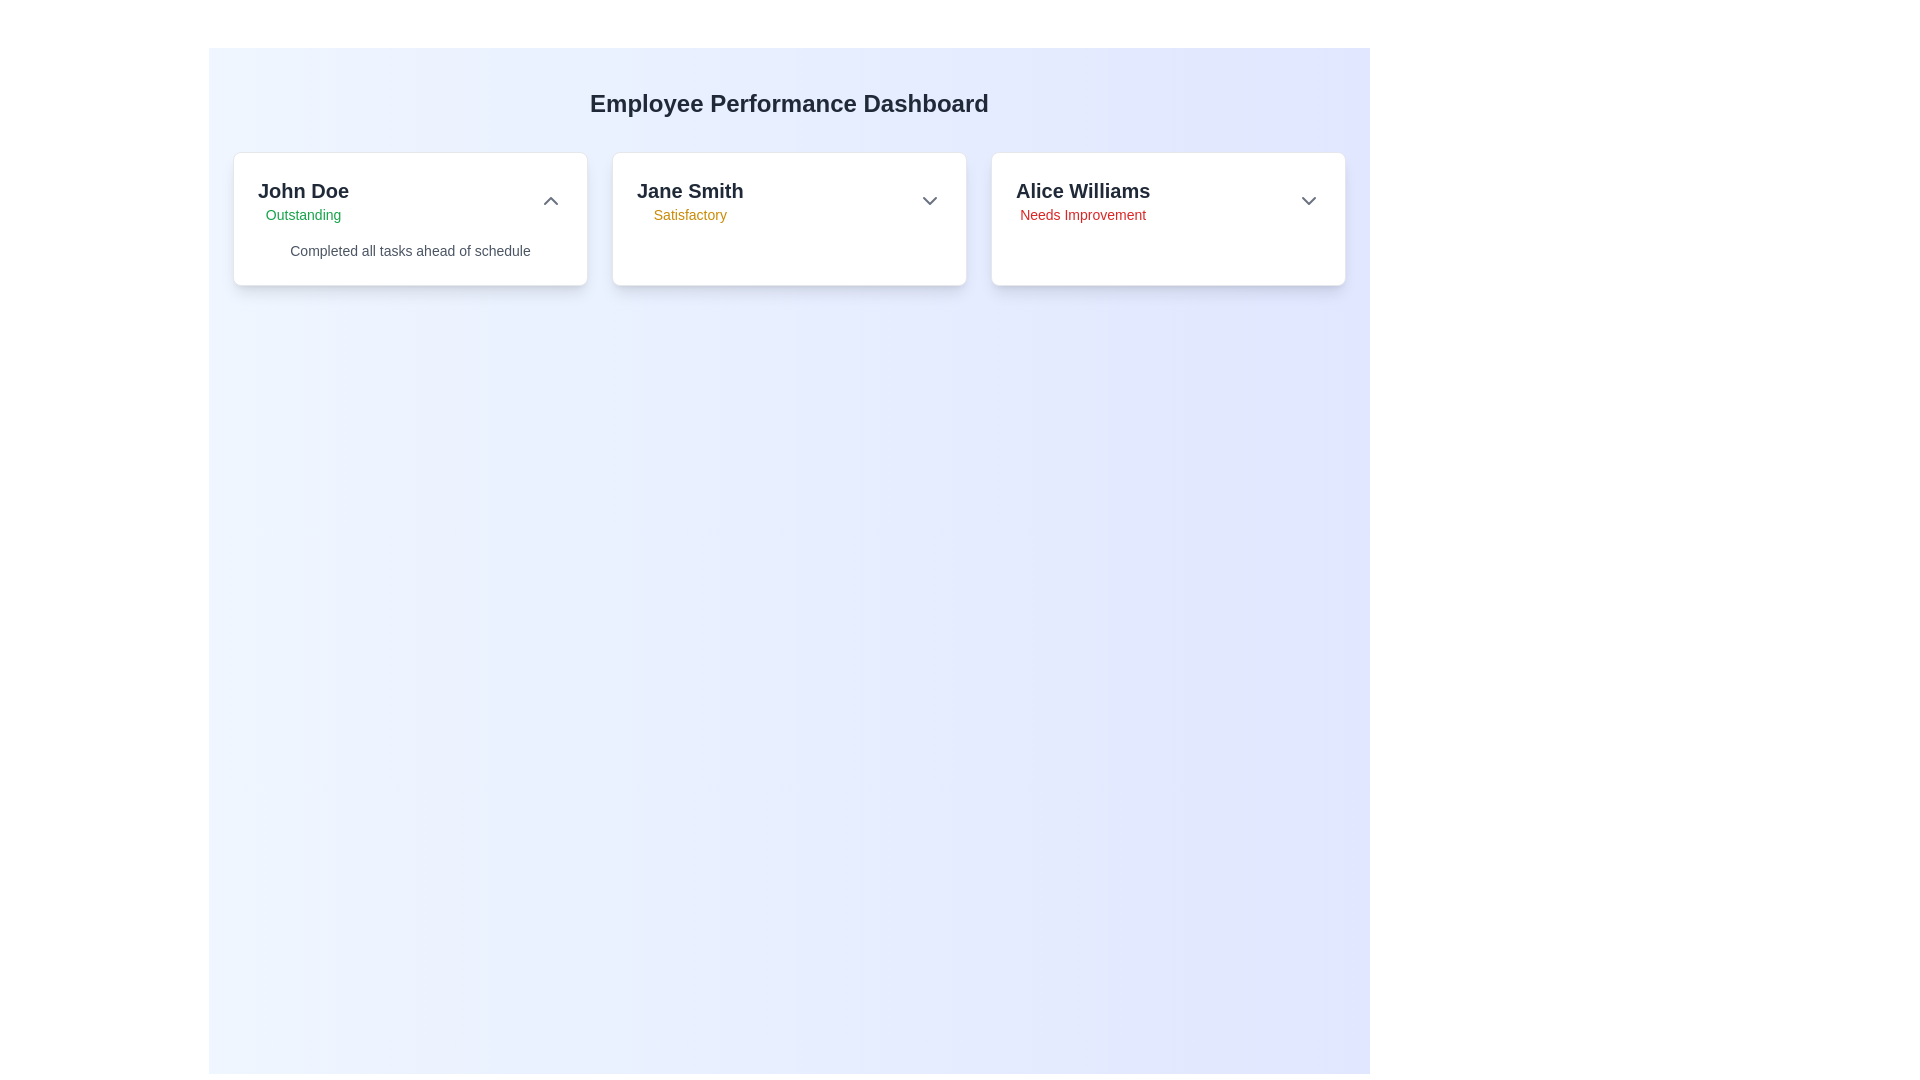 Image resolution: width=1920 pixels, height=1080 pixels. Describe the element at coordinates (1082, 191) in the screenshot. I see `text label displaying 'Alice Williams' at the top of the employee performance card in the Employee Performance Dashboard` at that location.